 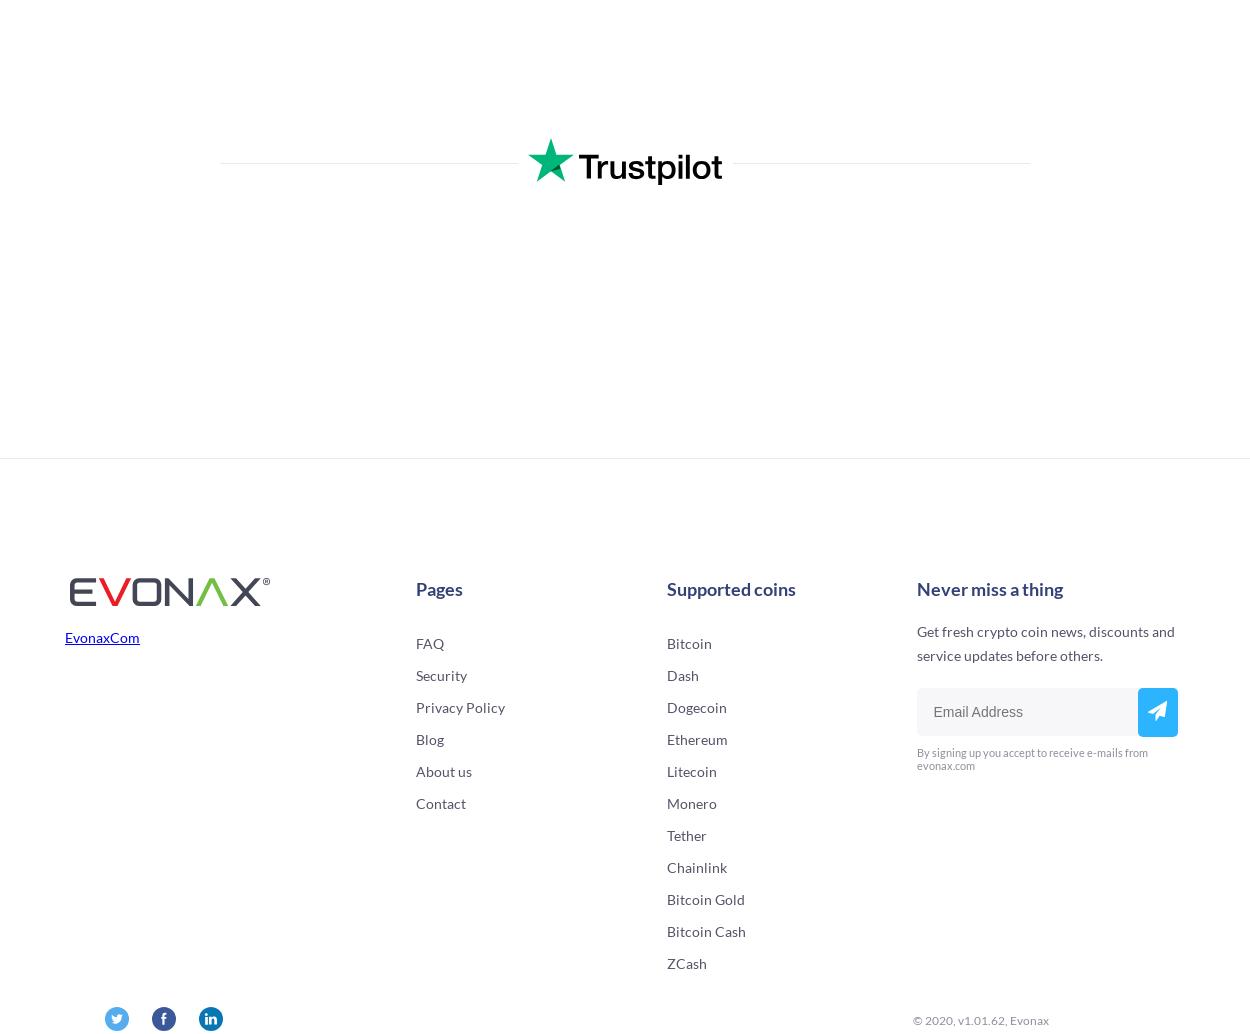 What do you see at coordinates (415, 643) in the screenshot?
I see `'FAQ'` at bounding box center [415, 643].